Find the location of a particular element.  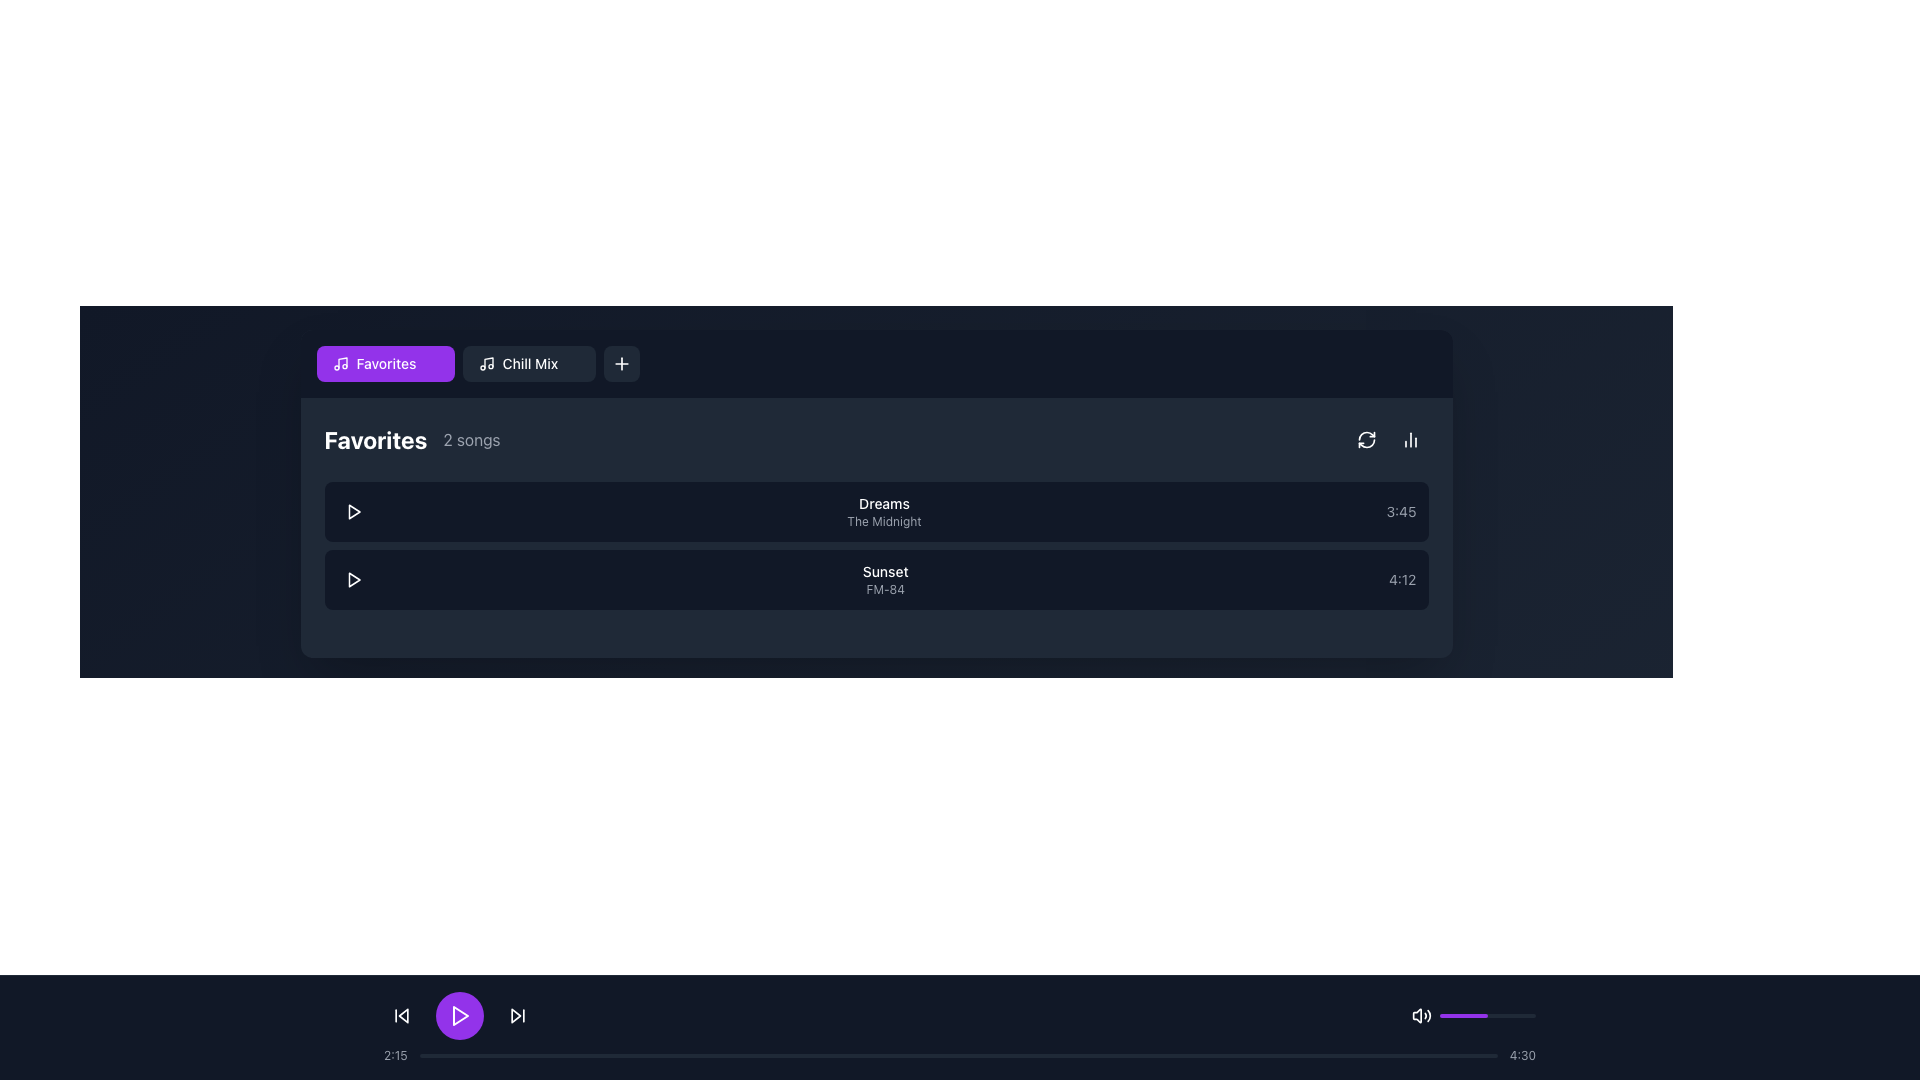

the volume slider is located at coordinates (1451, 1015).